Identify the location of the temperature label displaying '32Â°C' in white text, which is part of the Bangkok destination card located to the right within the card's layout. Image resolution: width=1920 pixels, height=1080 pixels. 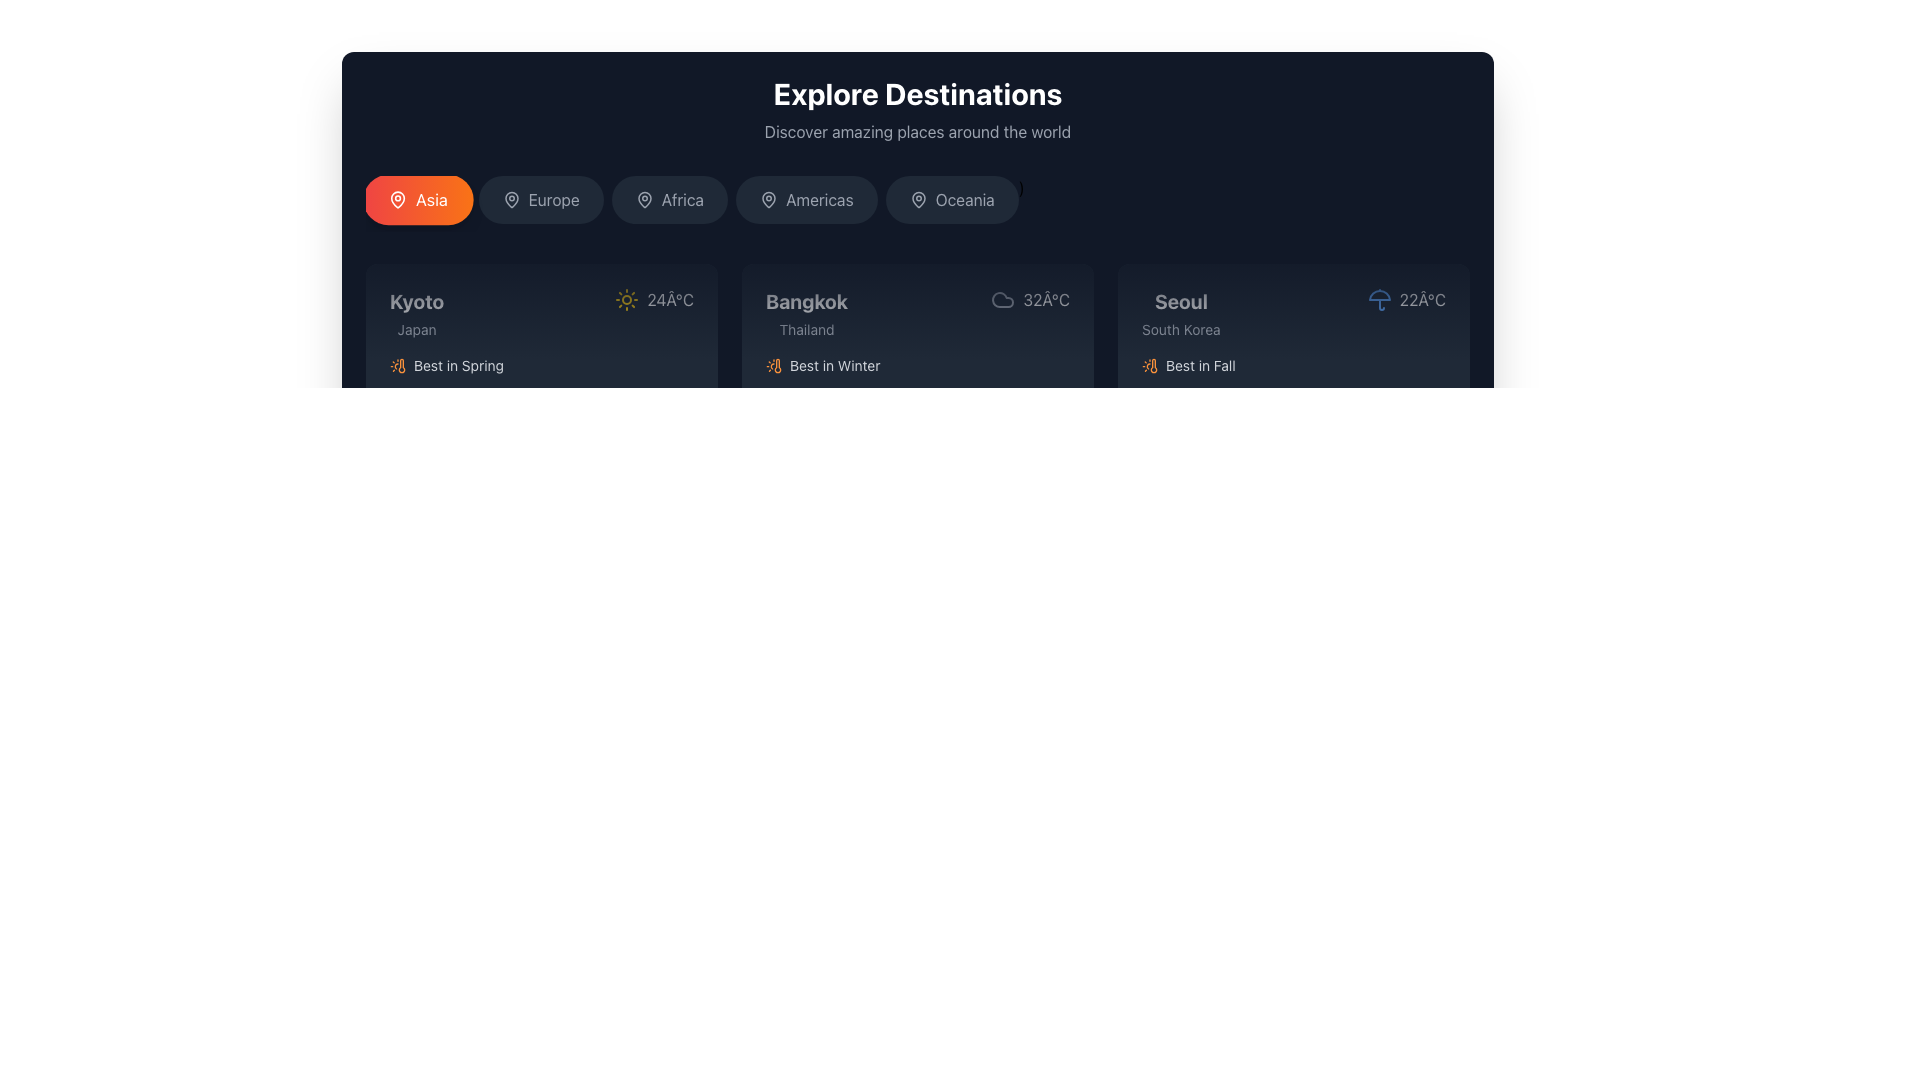
(1045, 300).